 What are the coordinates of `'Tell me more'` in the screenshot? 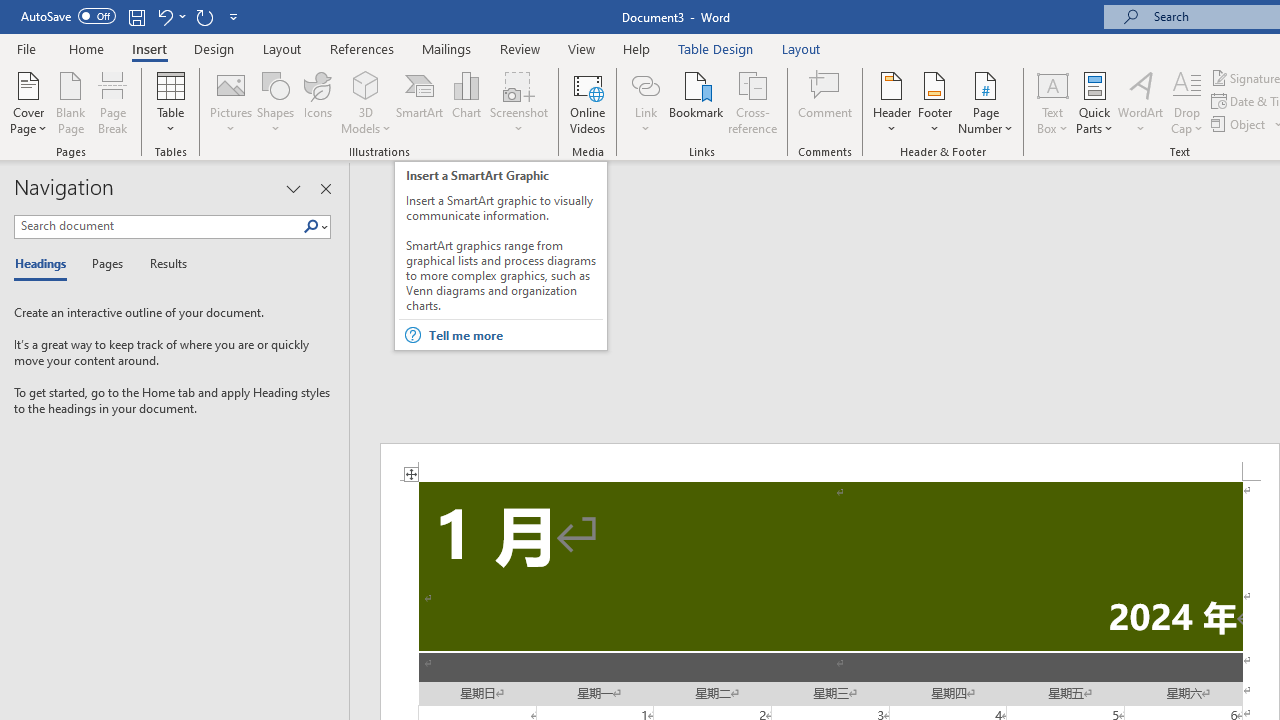 It's located at (515, 334).